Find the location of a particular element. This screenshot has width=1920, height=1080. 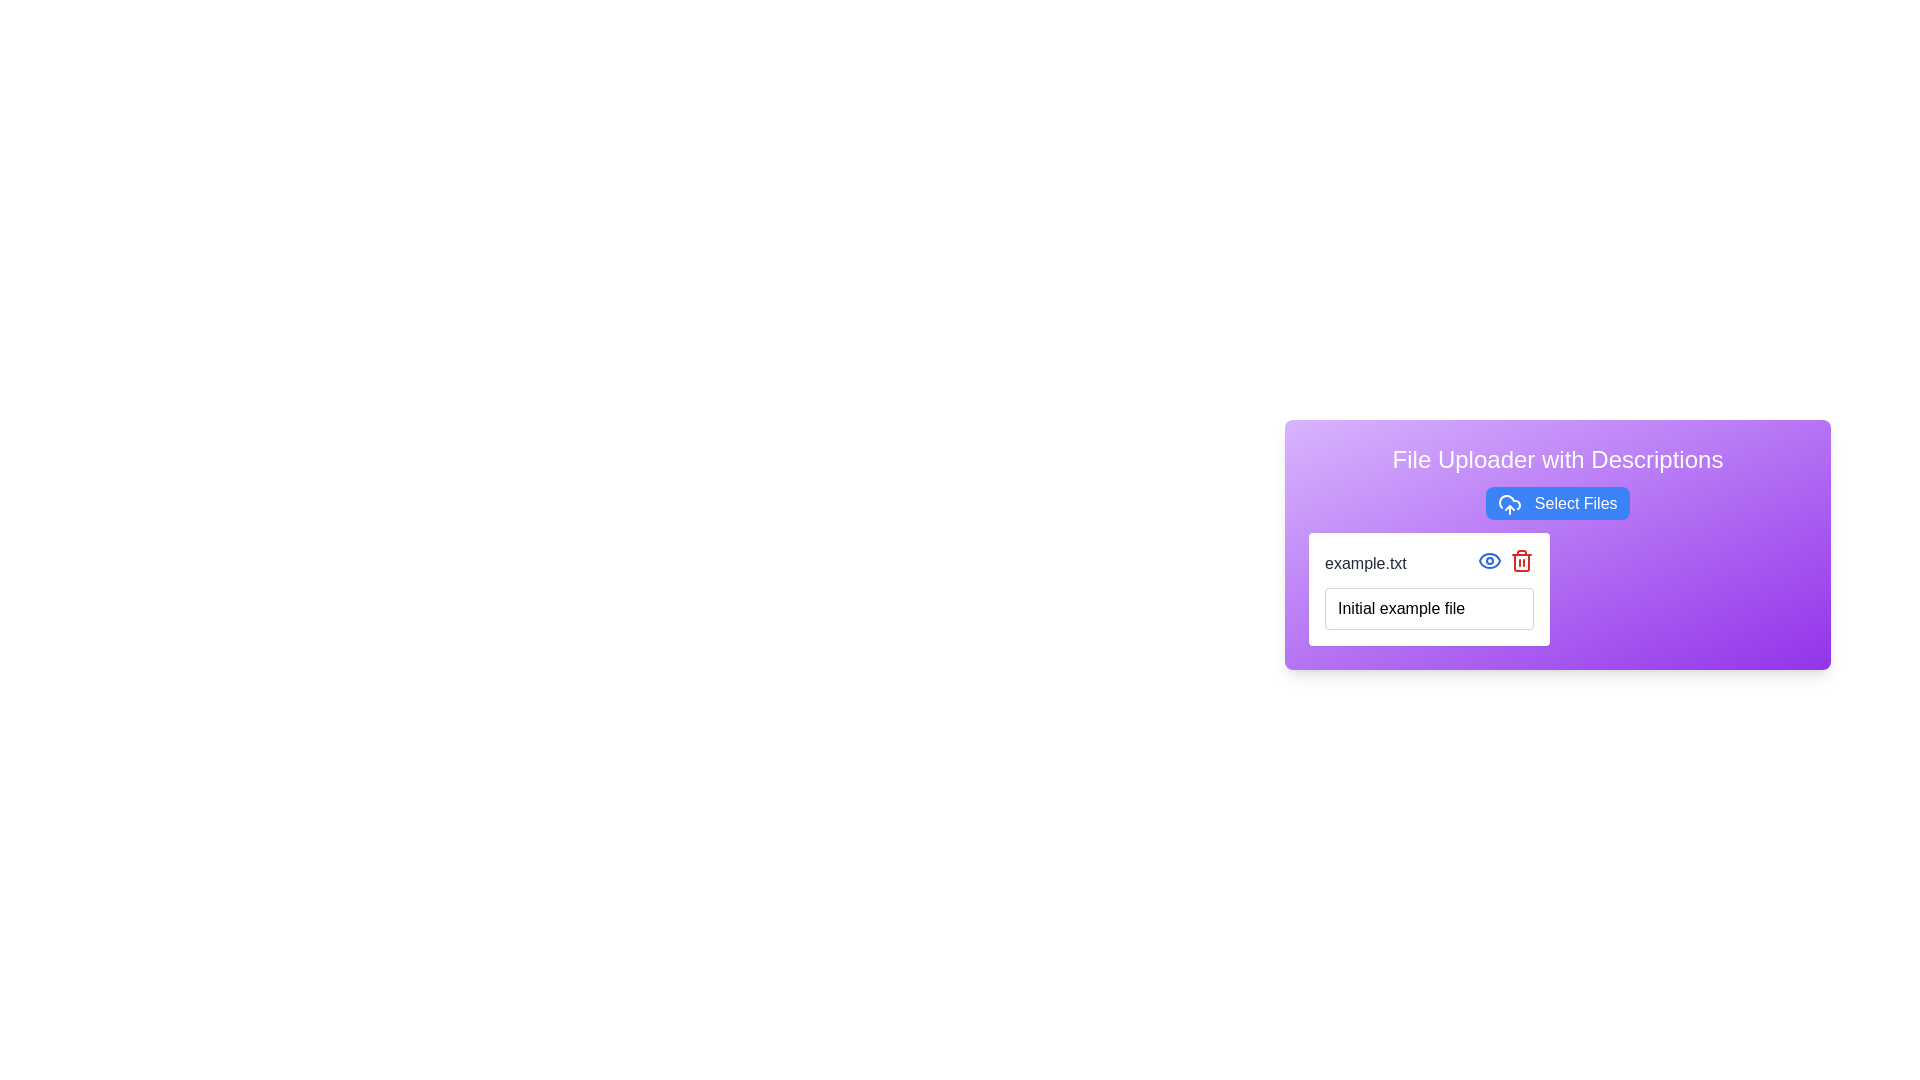

the trash bin icon located to the right of 'example.txt' to initiate the delete action is located at coordinates (1520, 562).